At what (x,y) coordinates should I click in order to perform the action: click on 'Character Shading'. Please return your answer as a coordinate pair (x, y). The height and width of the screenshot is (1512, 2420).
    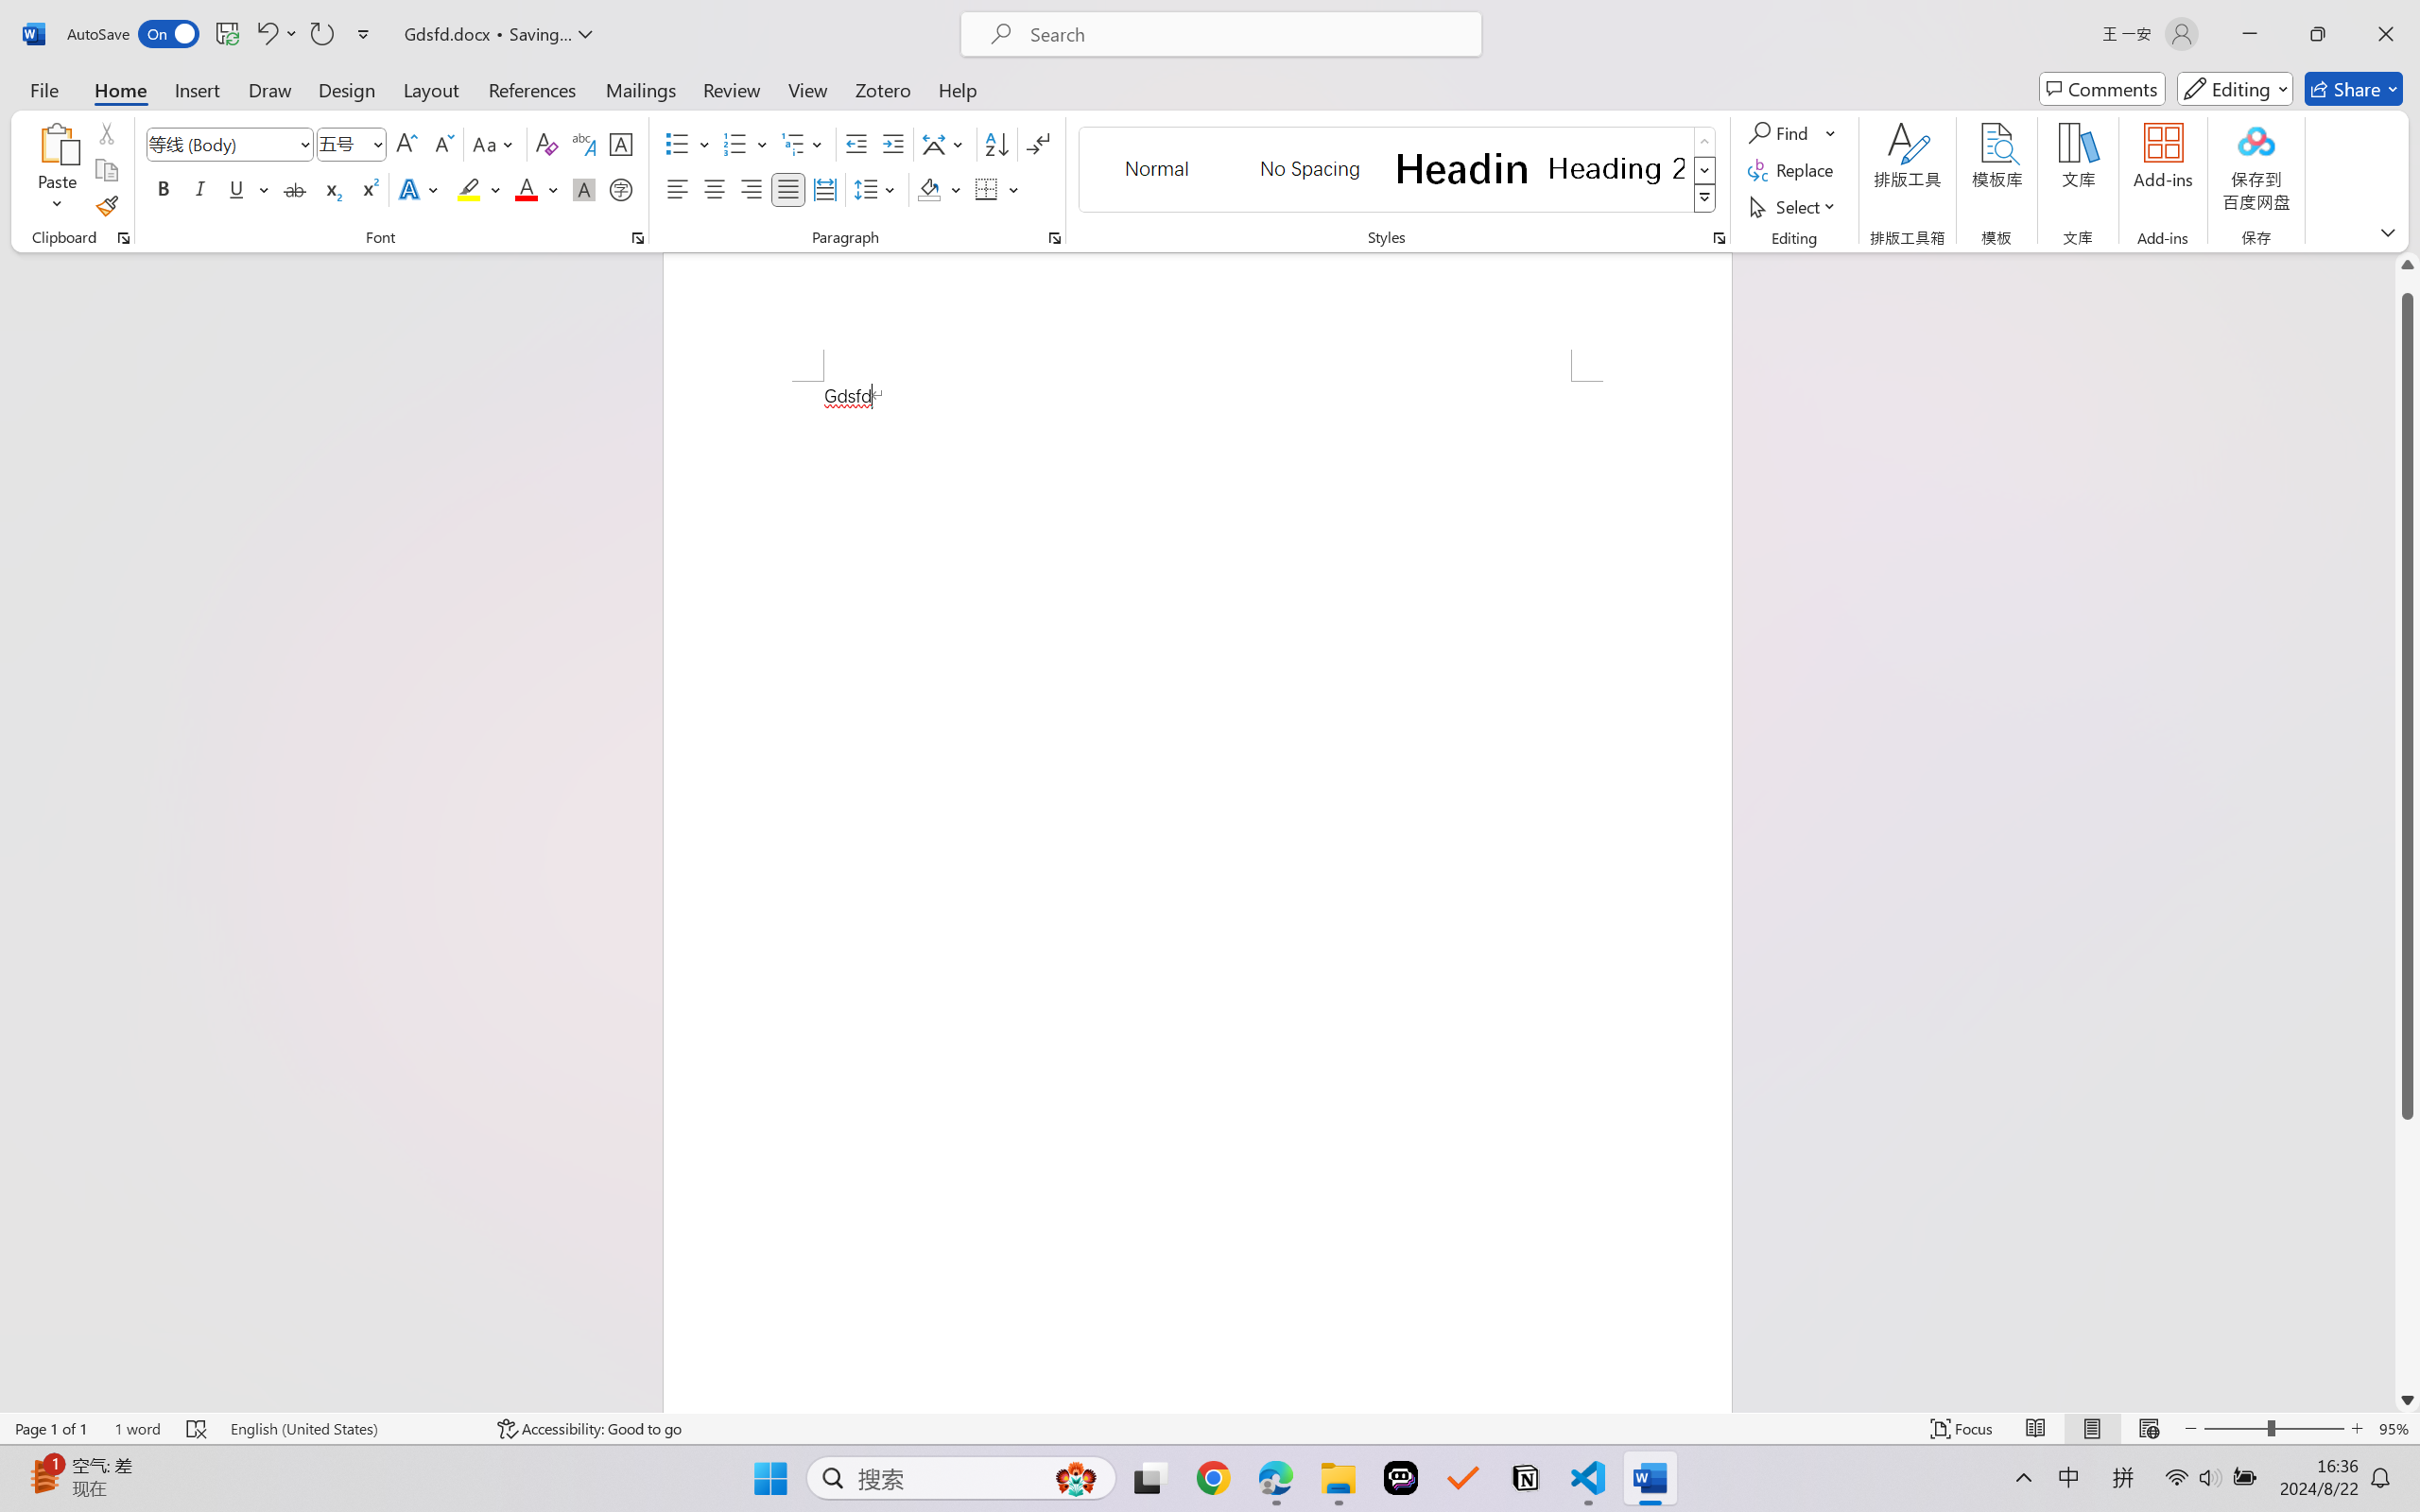
    Looking at the image, I should click on (581, 188).